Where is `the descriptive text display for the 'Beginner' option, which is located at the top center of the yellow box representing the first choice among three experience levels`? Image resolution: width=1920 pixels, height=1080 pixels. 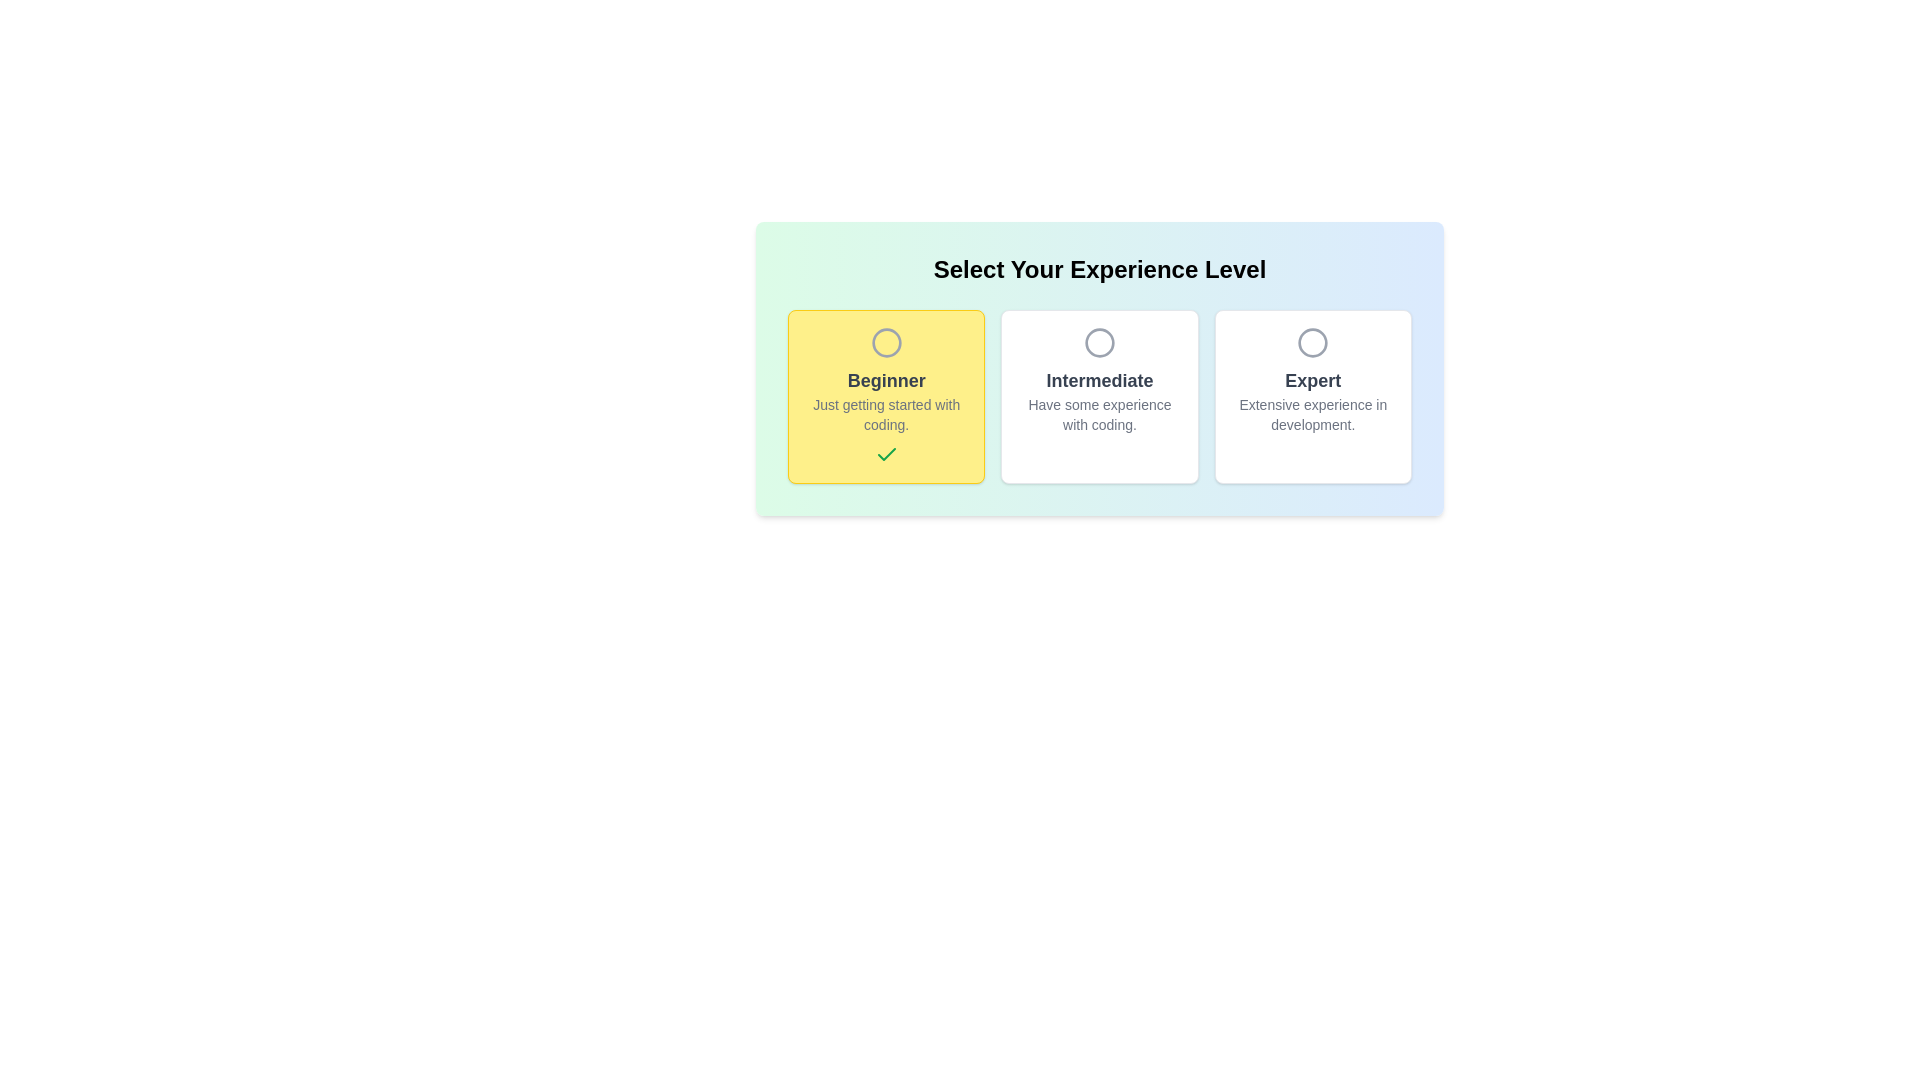 the descriptive text display for the 'Beginner' option, which is located at the top center of the yellow box representing the first choice among three experience levels is located at coordinates (885, 401).